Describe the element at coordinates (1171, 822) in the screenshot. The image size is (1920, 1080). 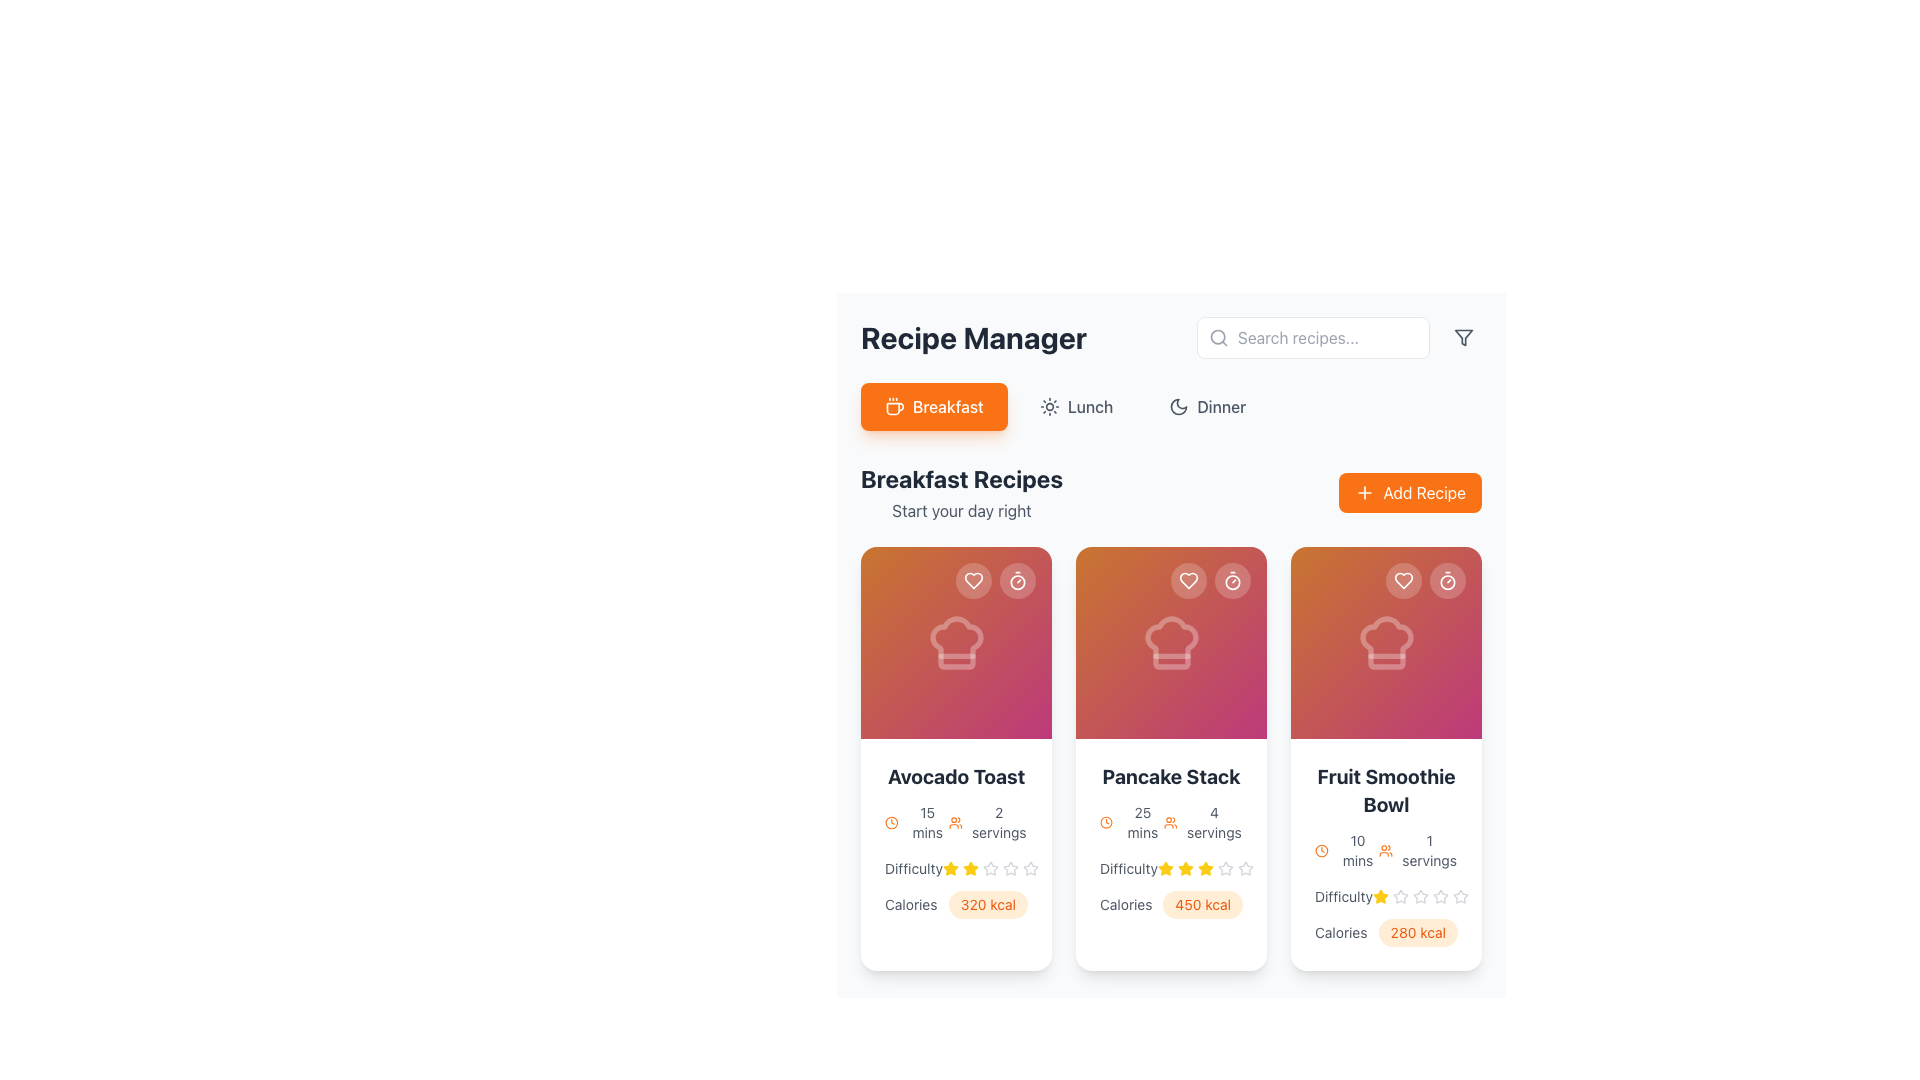
I see `the orange icon representing a group of people, which is positioned next to the text '4 servings'` at that location.